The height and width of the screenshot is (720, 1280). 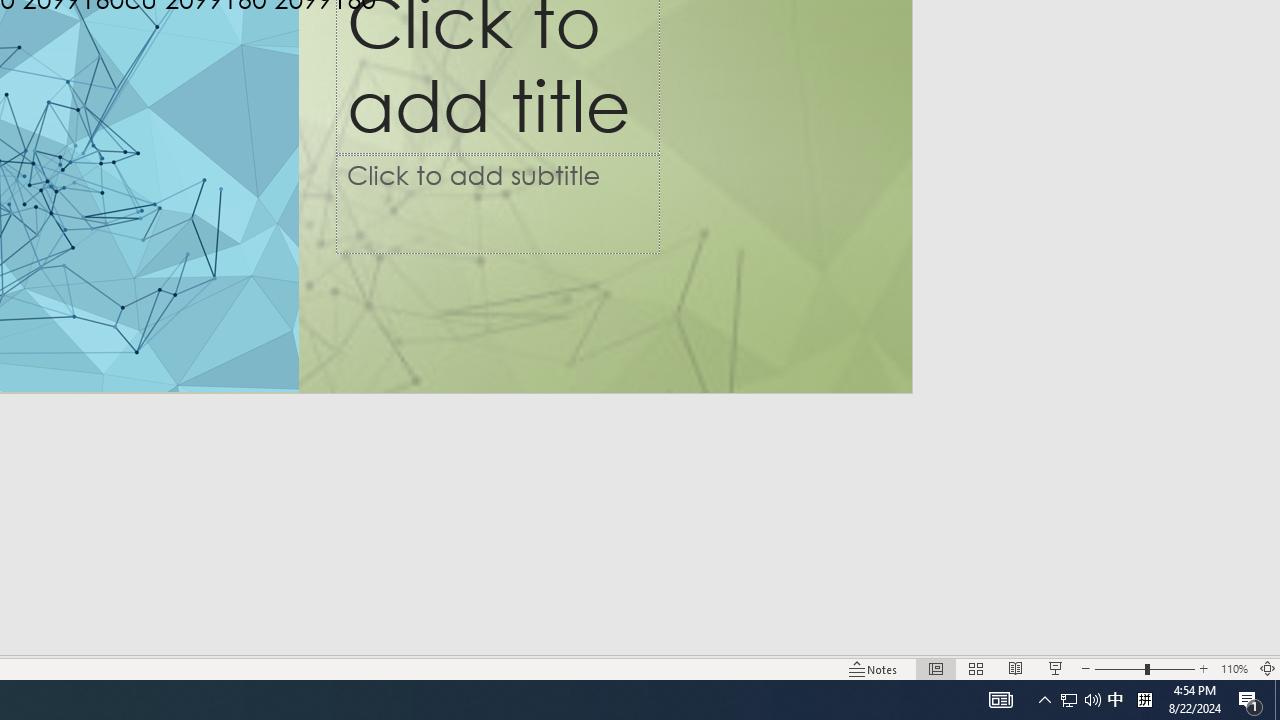 What do you see at coordinates (1233, 669) in the screenshot?
I see `'Zoom 110%'` at bounding box center [1233, 669].